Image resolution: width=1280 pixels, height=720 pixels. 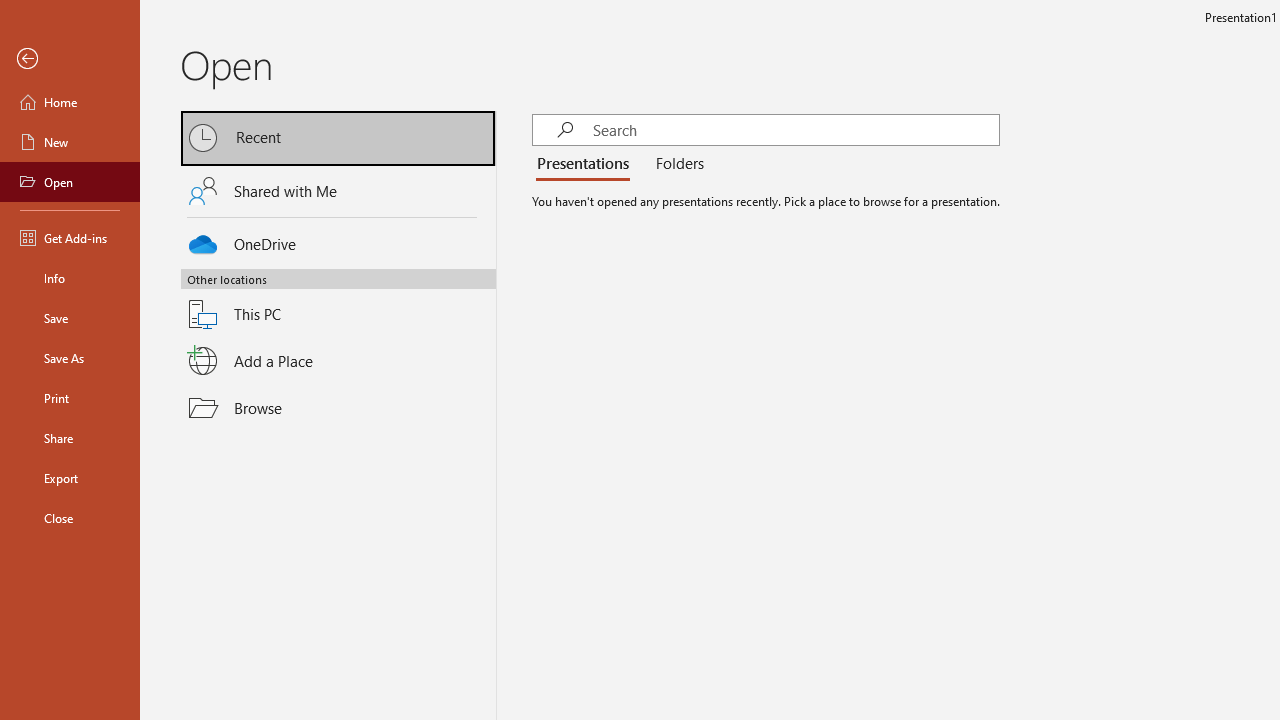 I want to click on 'Add a Place', so click(x=338, y=361).